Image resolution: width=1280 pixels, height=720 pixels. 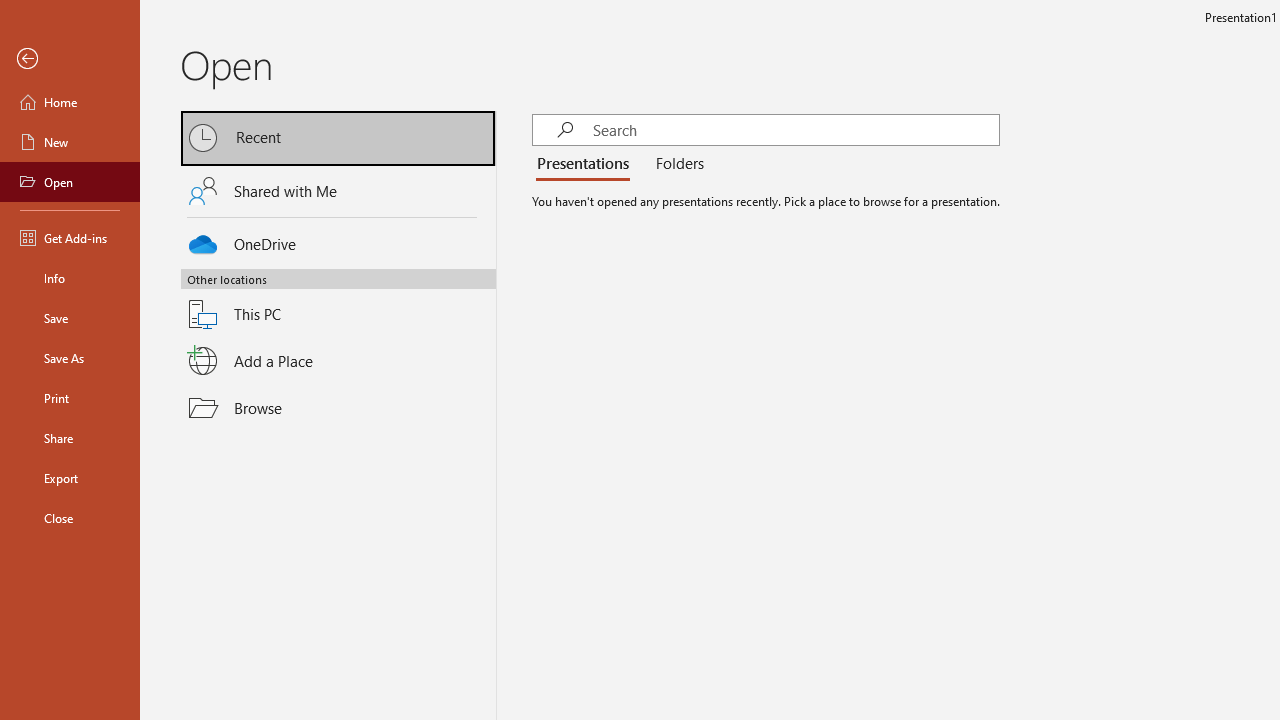 I want to click on 'Add a Place', so click(x=338, y=361).